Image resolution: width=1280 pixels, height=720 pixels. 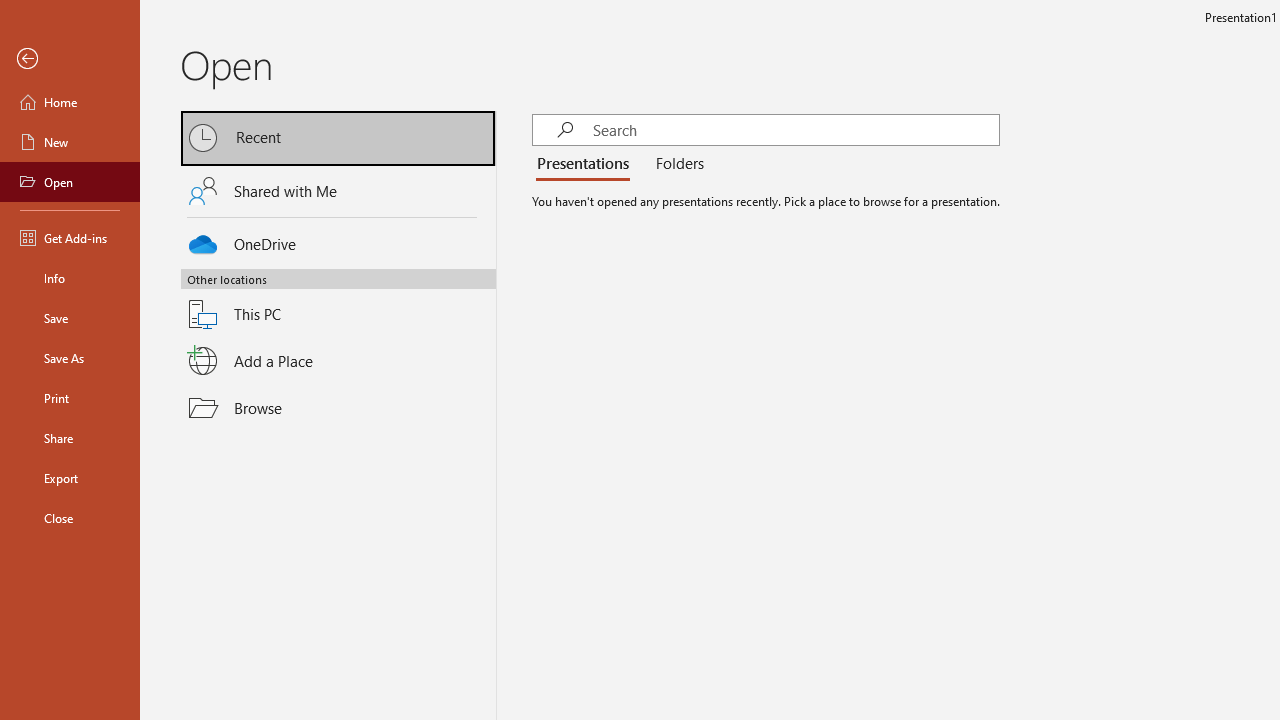 I want to click on 'Add a Place', so click(x=338, y=361).